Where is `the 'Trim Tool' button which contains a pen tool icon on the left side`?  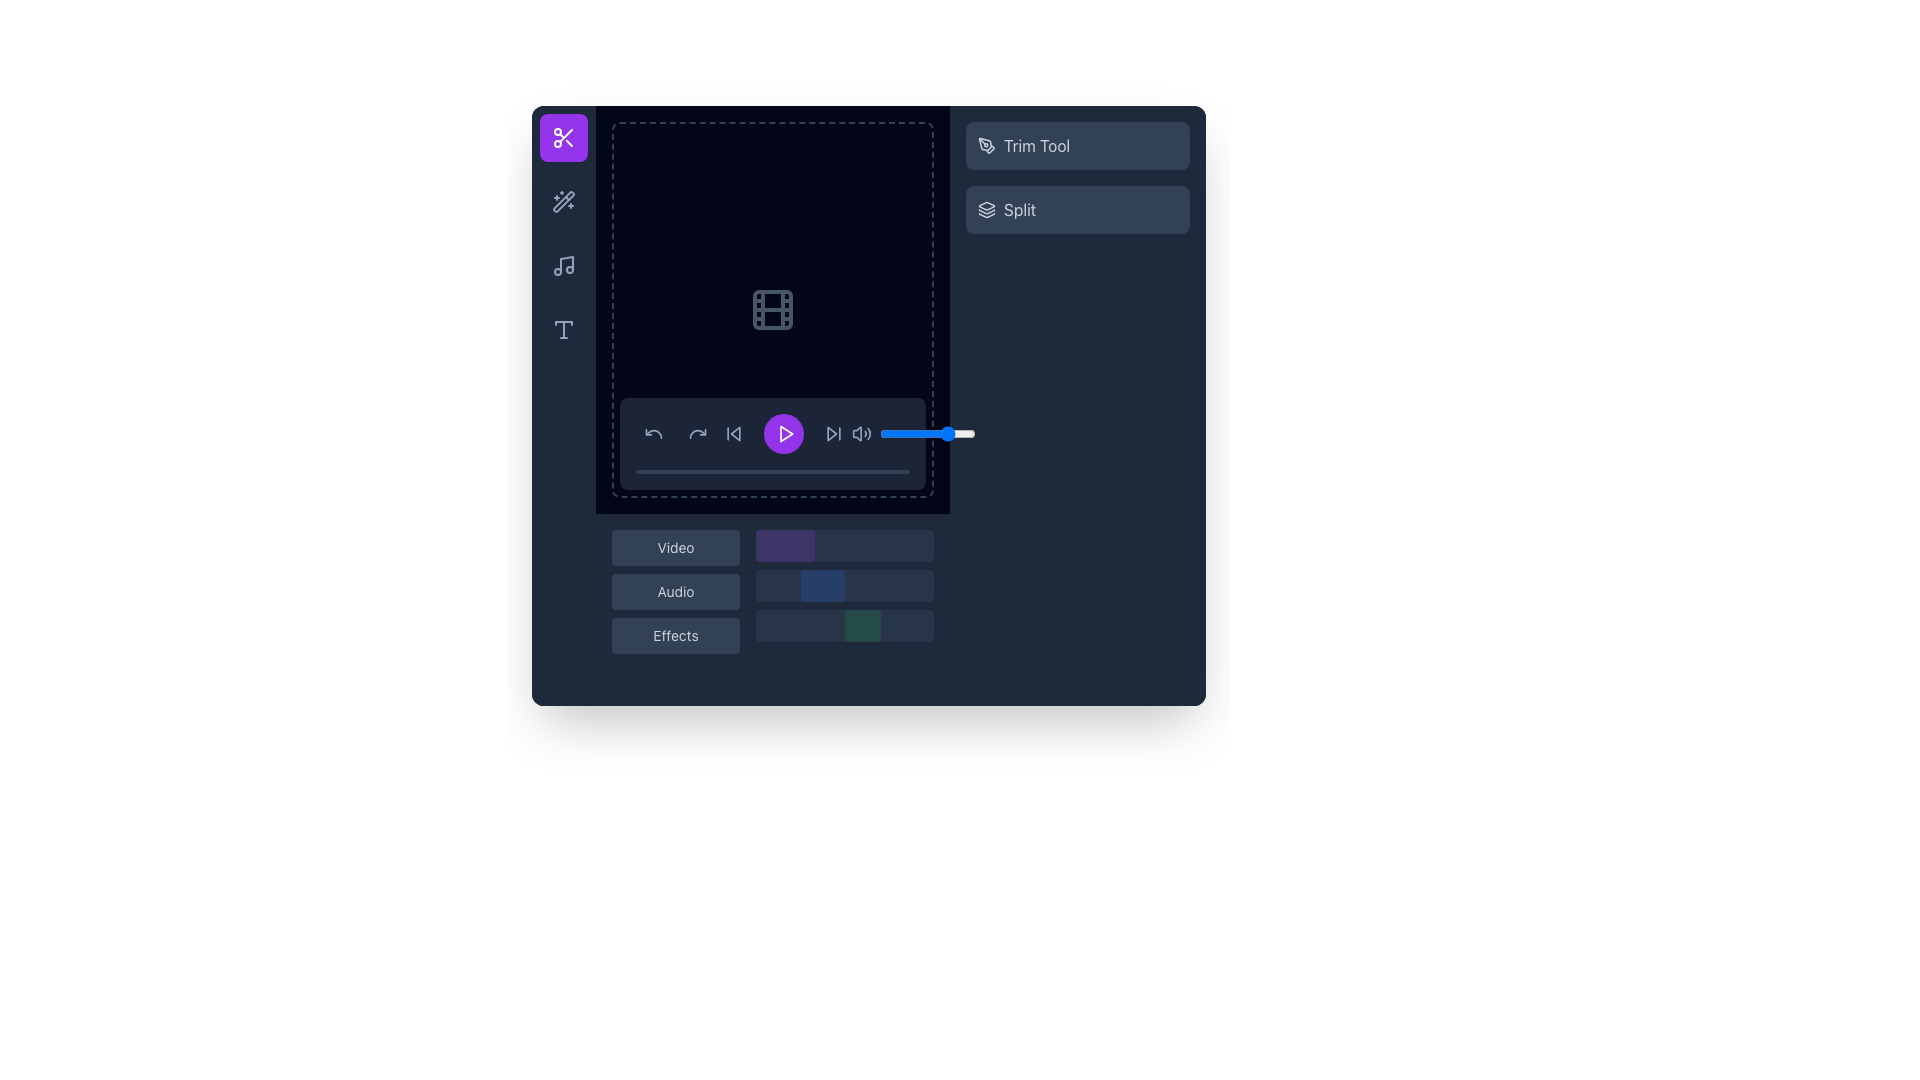 the 'Trim Tool' button which contains a pen tool icon on the left side is located at coordinates (987, 145).